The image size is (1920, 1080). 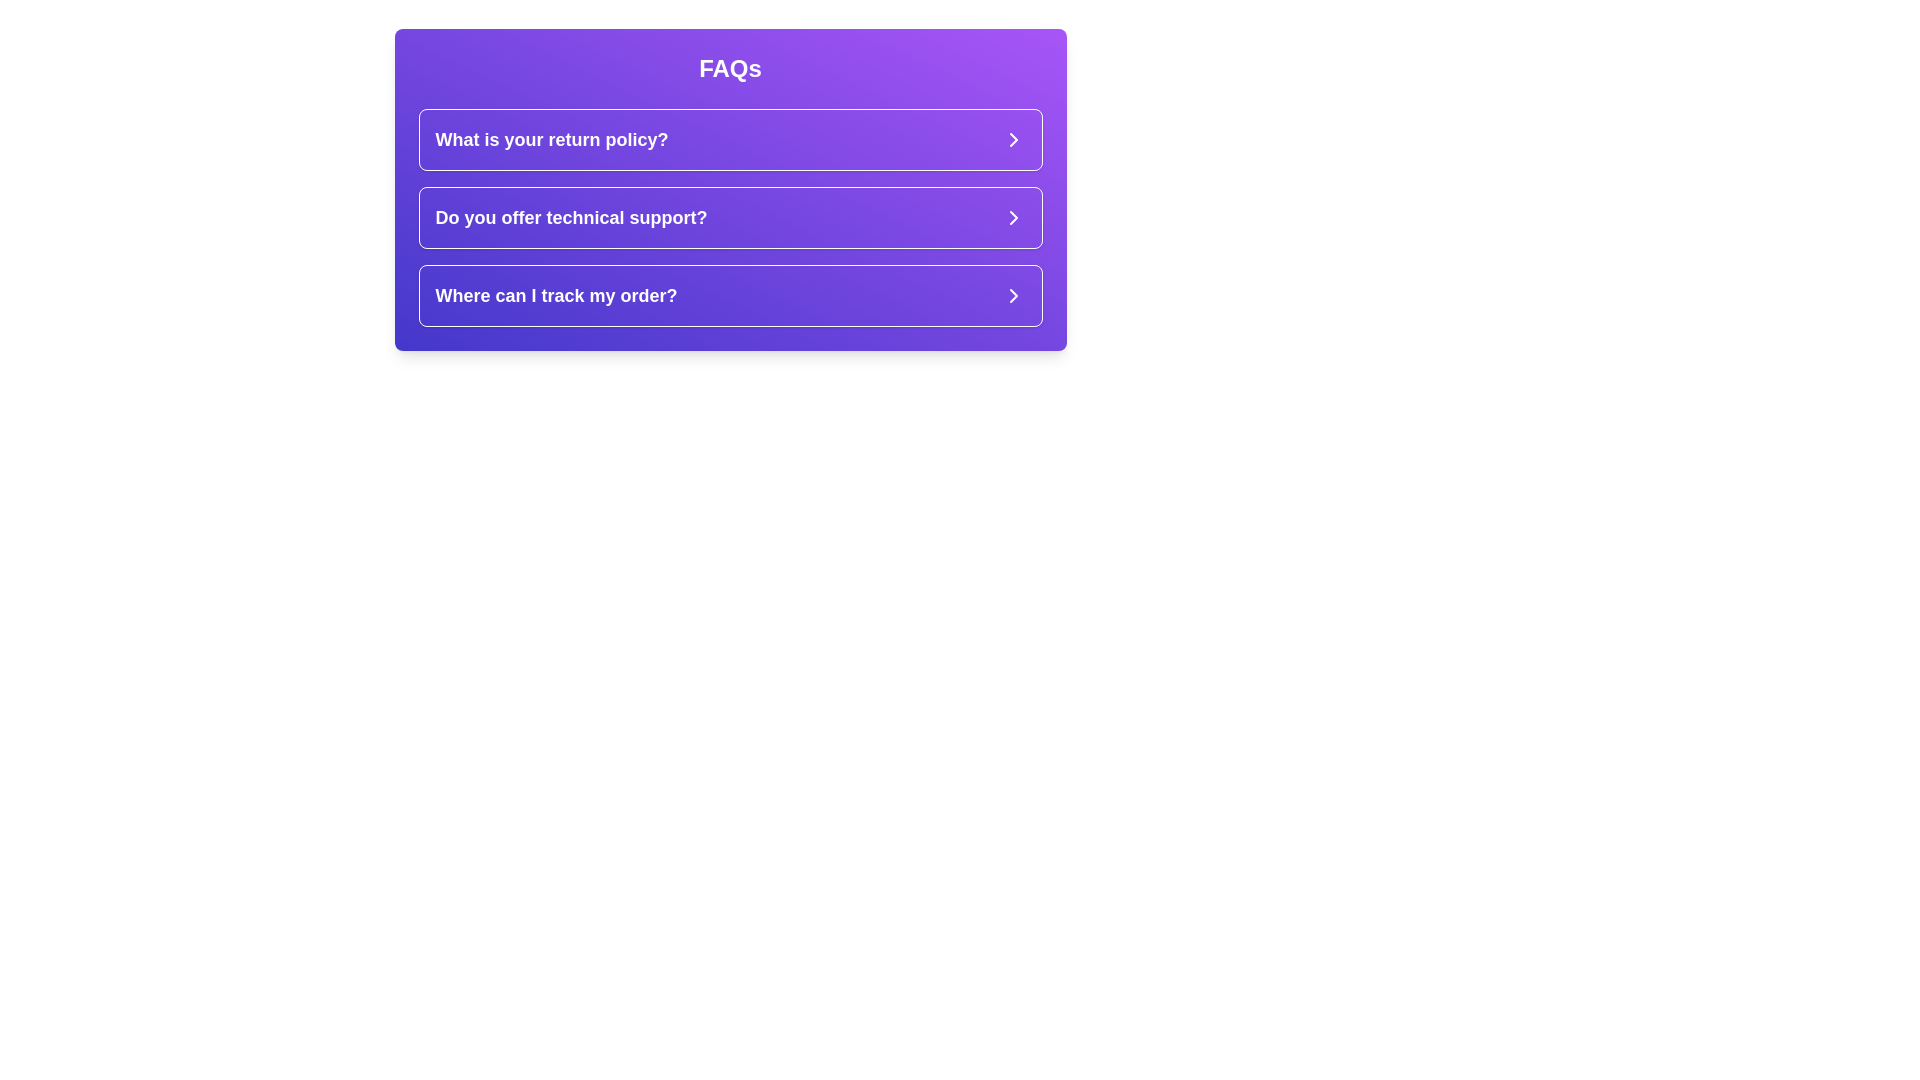 What do you see at coordinates (729, 138) in the screenshot?
I see `the collapsible section labeled 'What is your return policy?'` at bounding box center [729, 138].